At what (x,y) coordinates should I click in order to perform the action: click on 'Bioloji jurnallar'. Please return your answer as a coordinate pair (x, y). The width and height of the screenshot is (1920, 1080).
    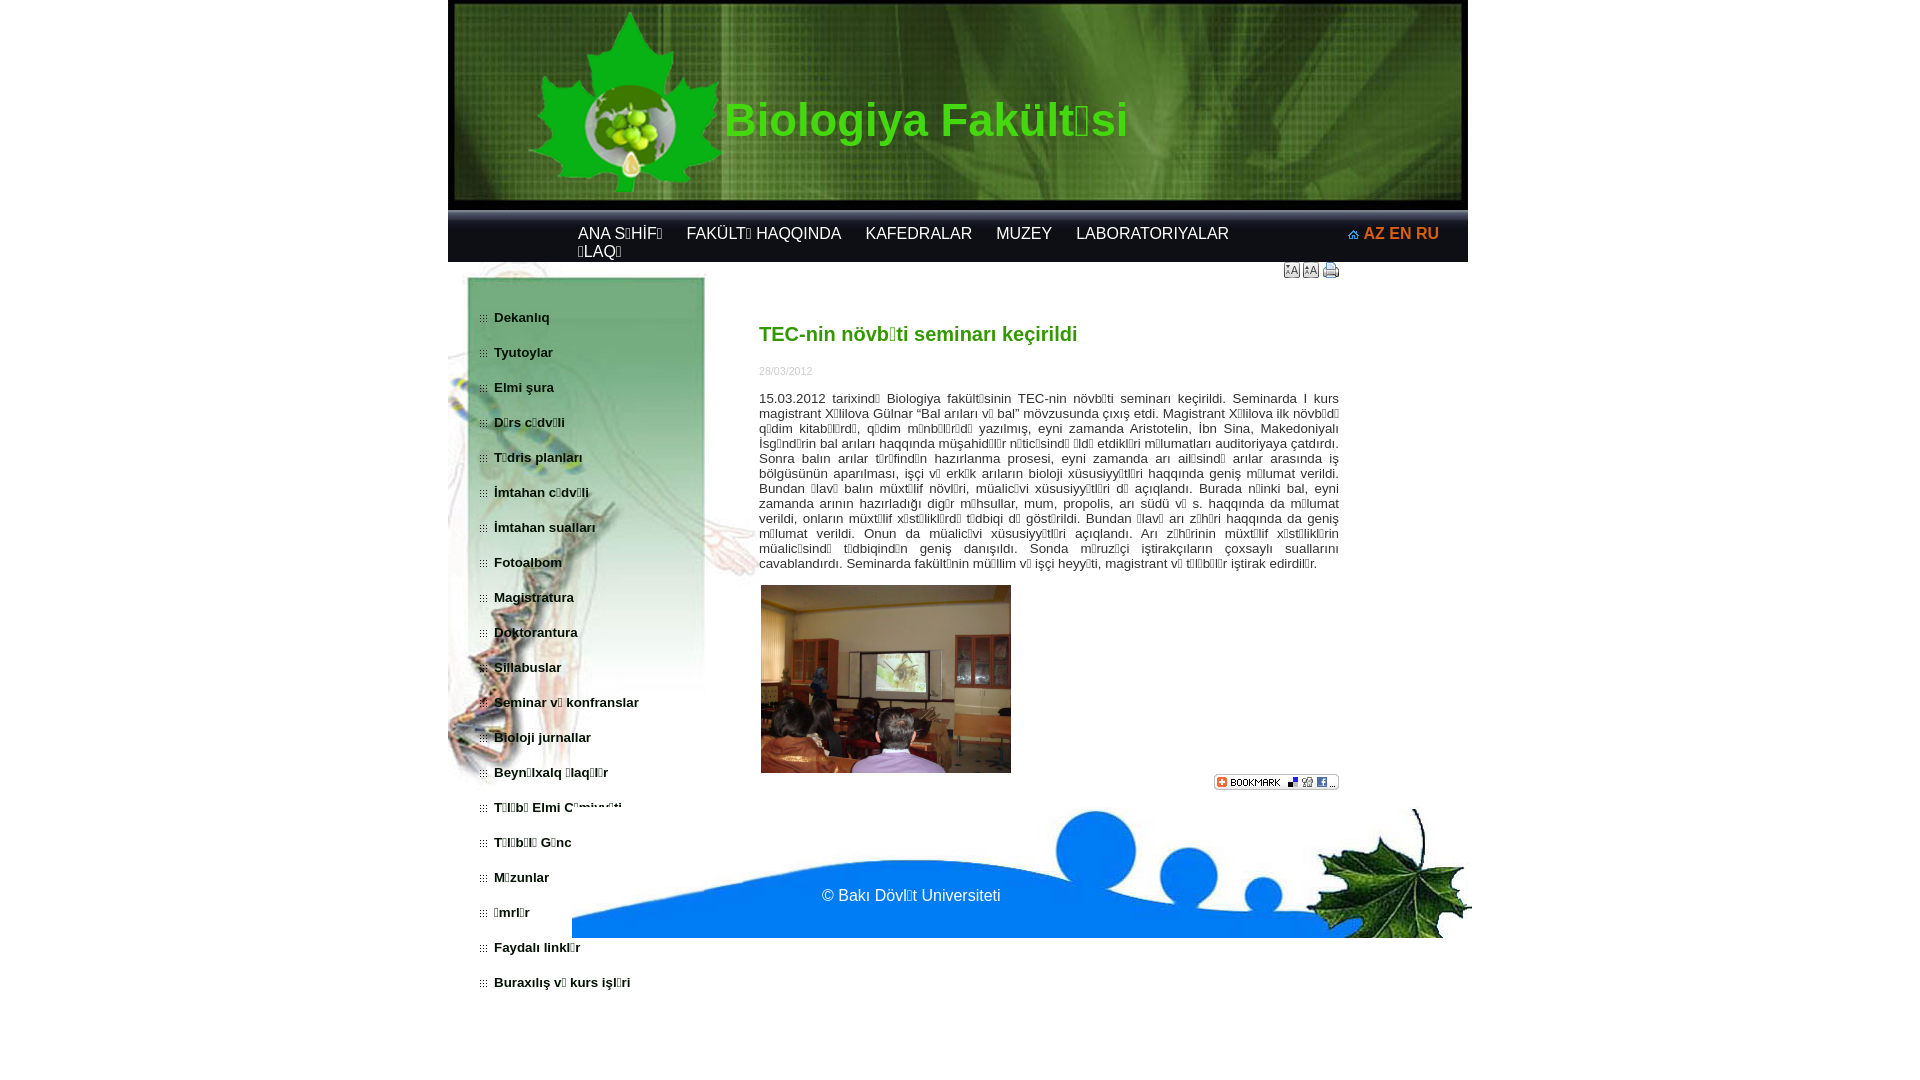
    Looking at the image, I should click on (542, 737).